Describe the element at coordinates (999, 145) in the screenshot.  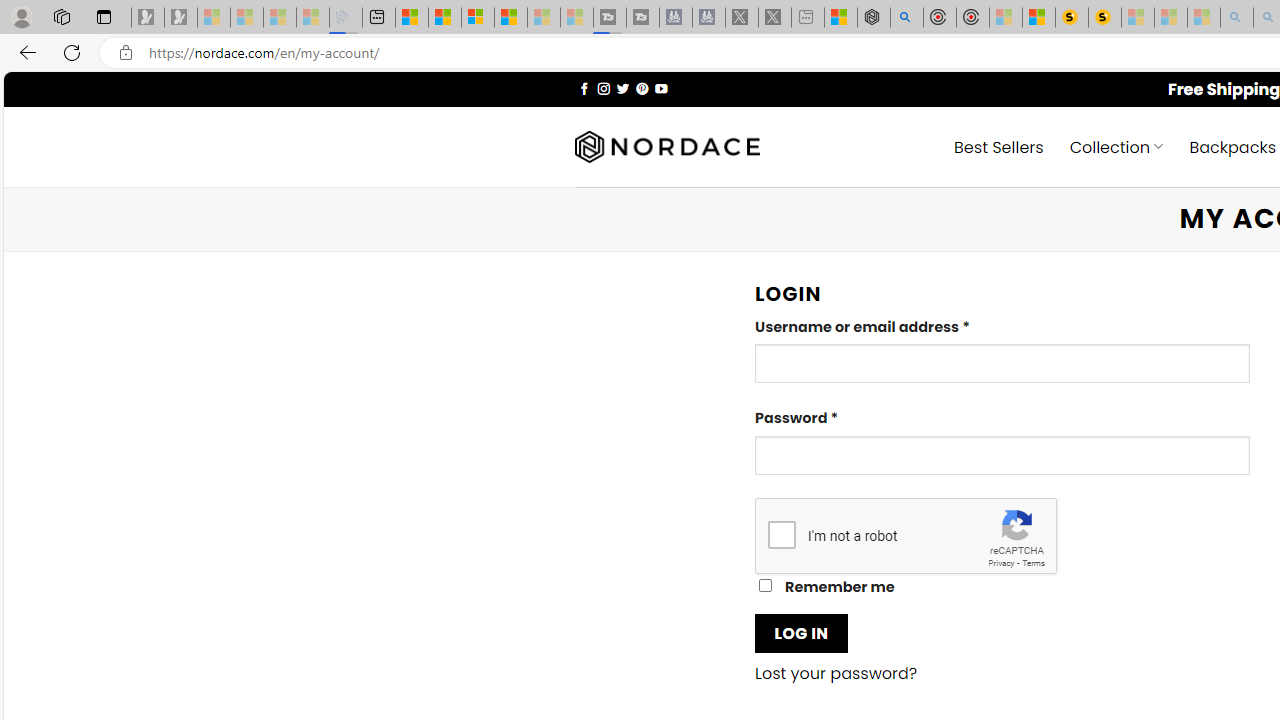
I see `'  Best Sellers'` at that location.